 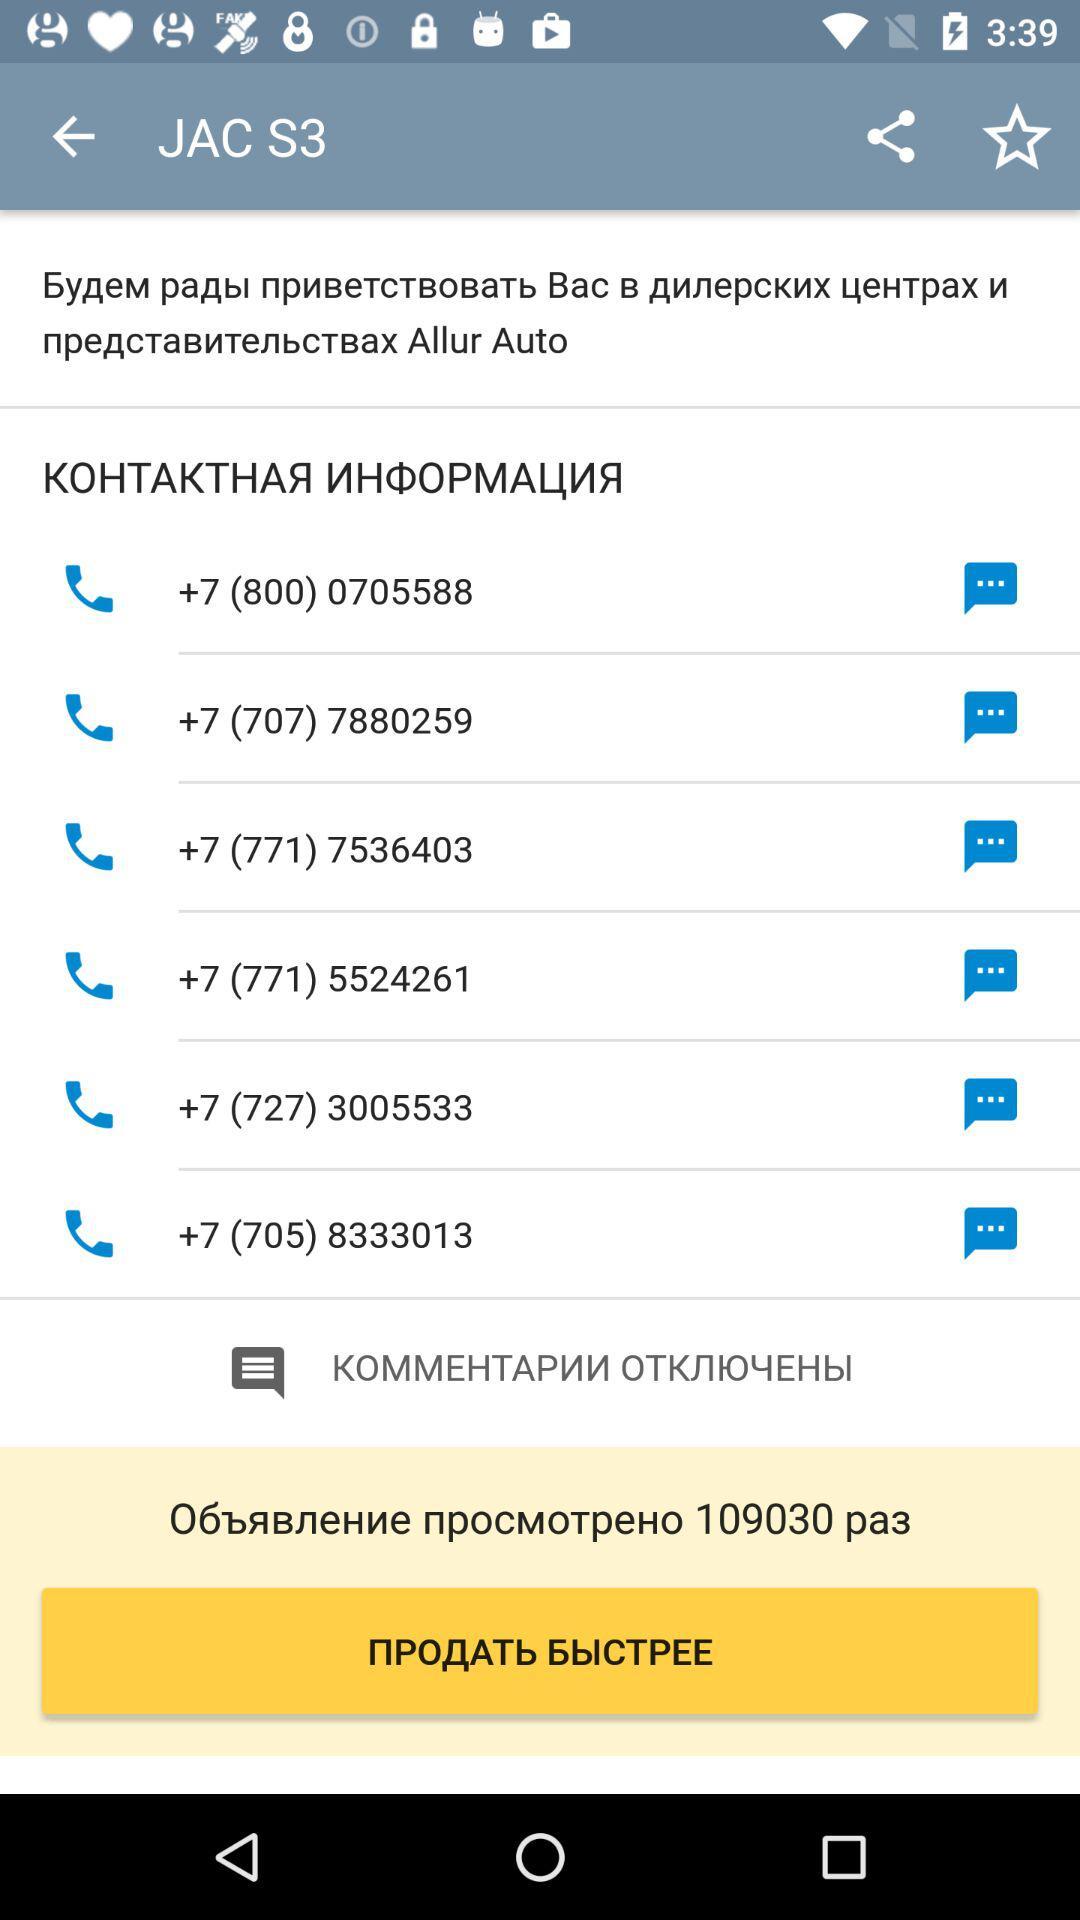 I want to click on the item next to the jac s3 app, so click(x=72, y=135).